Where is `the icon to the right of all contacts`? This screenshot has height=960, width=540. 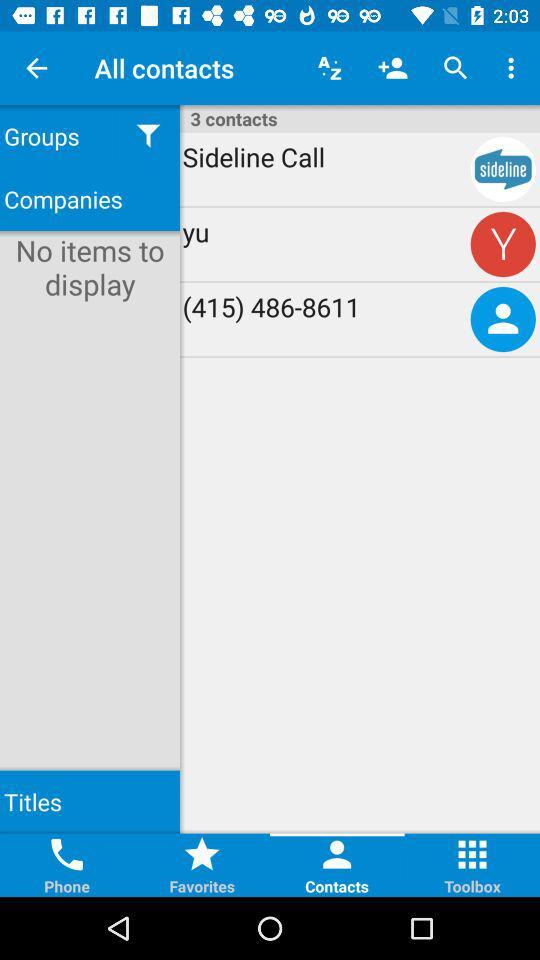 the icon to the right of all contacts is located at coordinates (329, 68).